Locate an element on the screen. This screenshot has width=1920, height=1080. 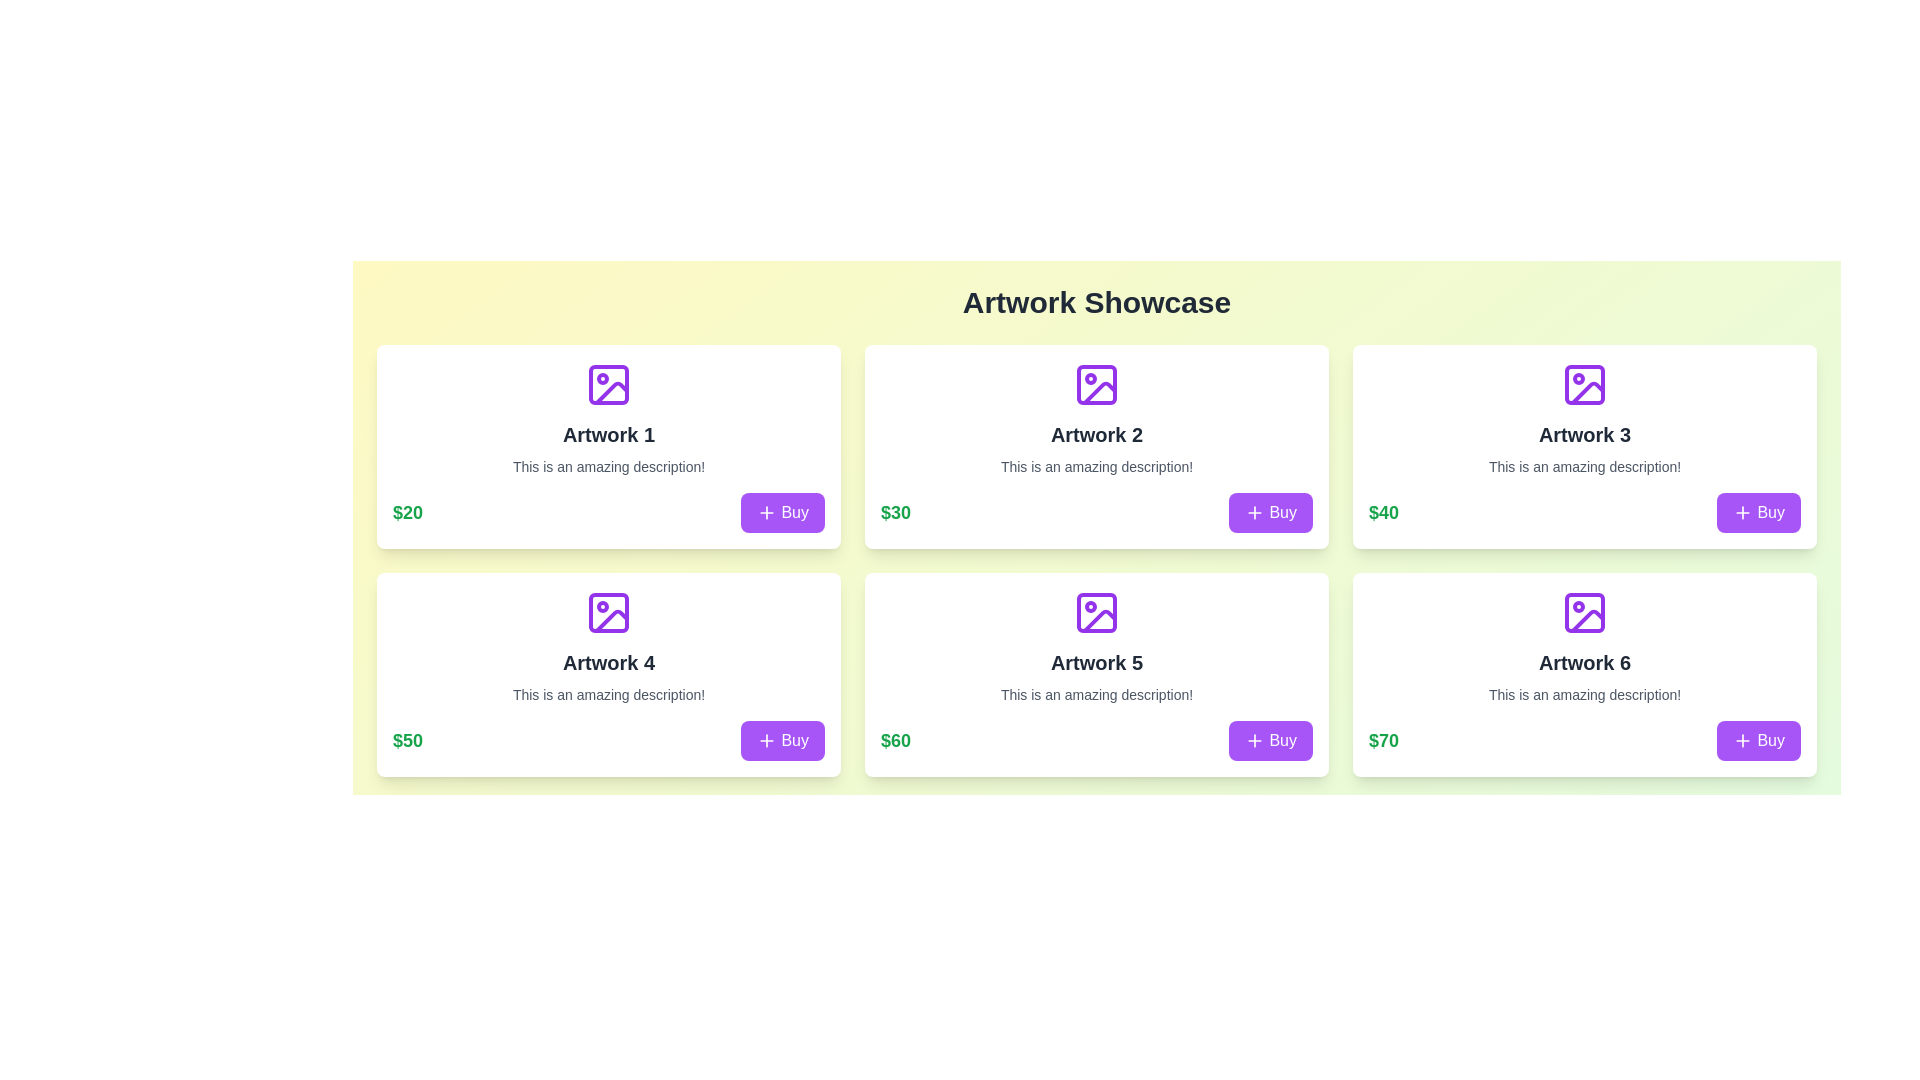
the text label displaying the price '$40', located in the third card from the left in the second row, next to the 'Buy' button is located at coordinates (1382, 512).